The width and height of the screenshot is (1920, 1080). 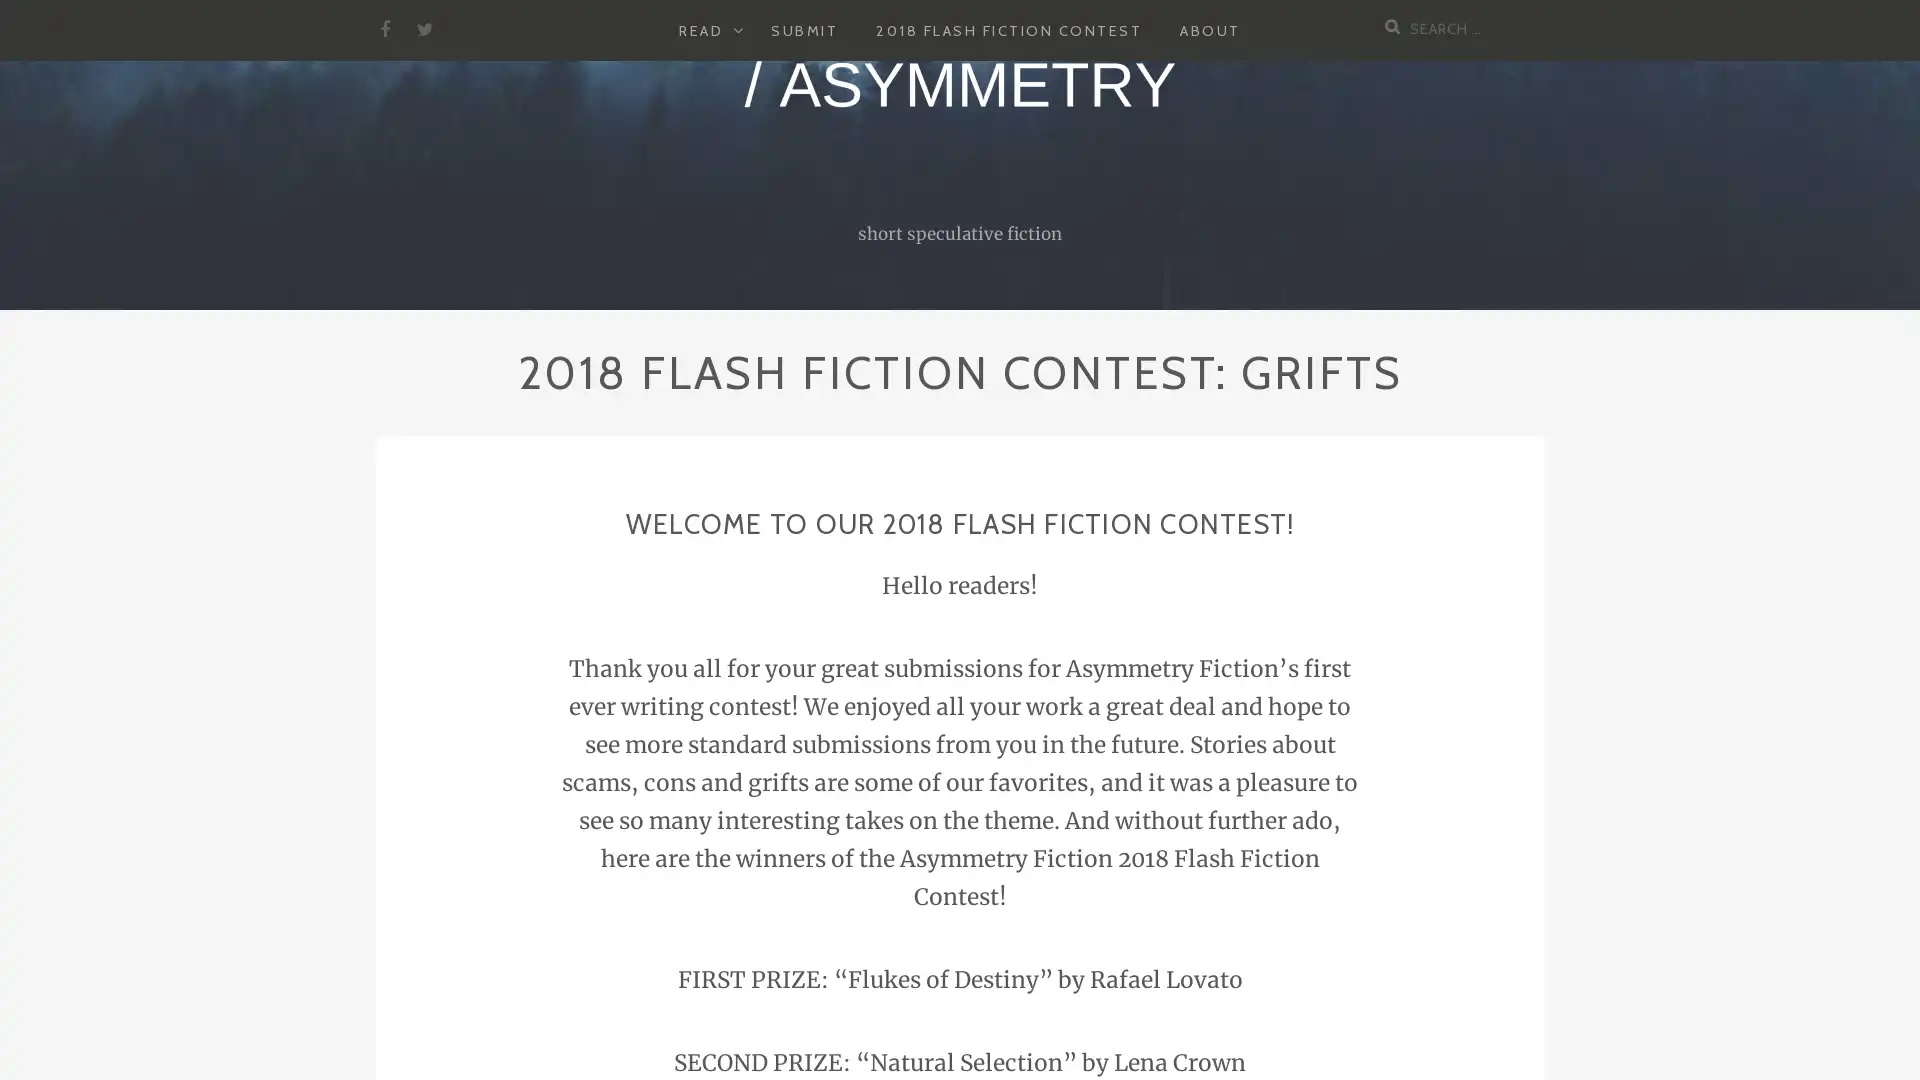 What do you see at coordinates (1394, 26) in the screenshot?
I see `Search` at bounding box center [1394, 26].